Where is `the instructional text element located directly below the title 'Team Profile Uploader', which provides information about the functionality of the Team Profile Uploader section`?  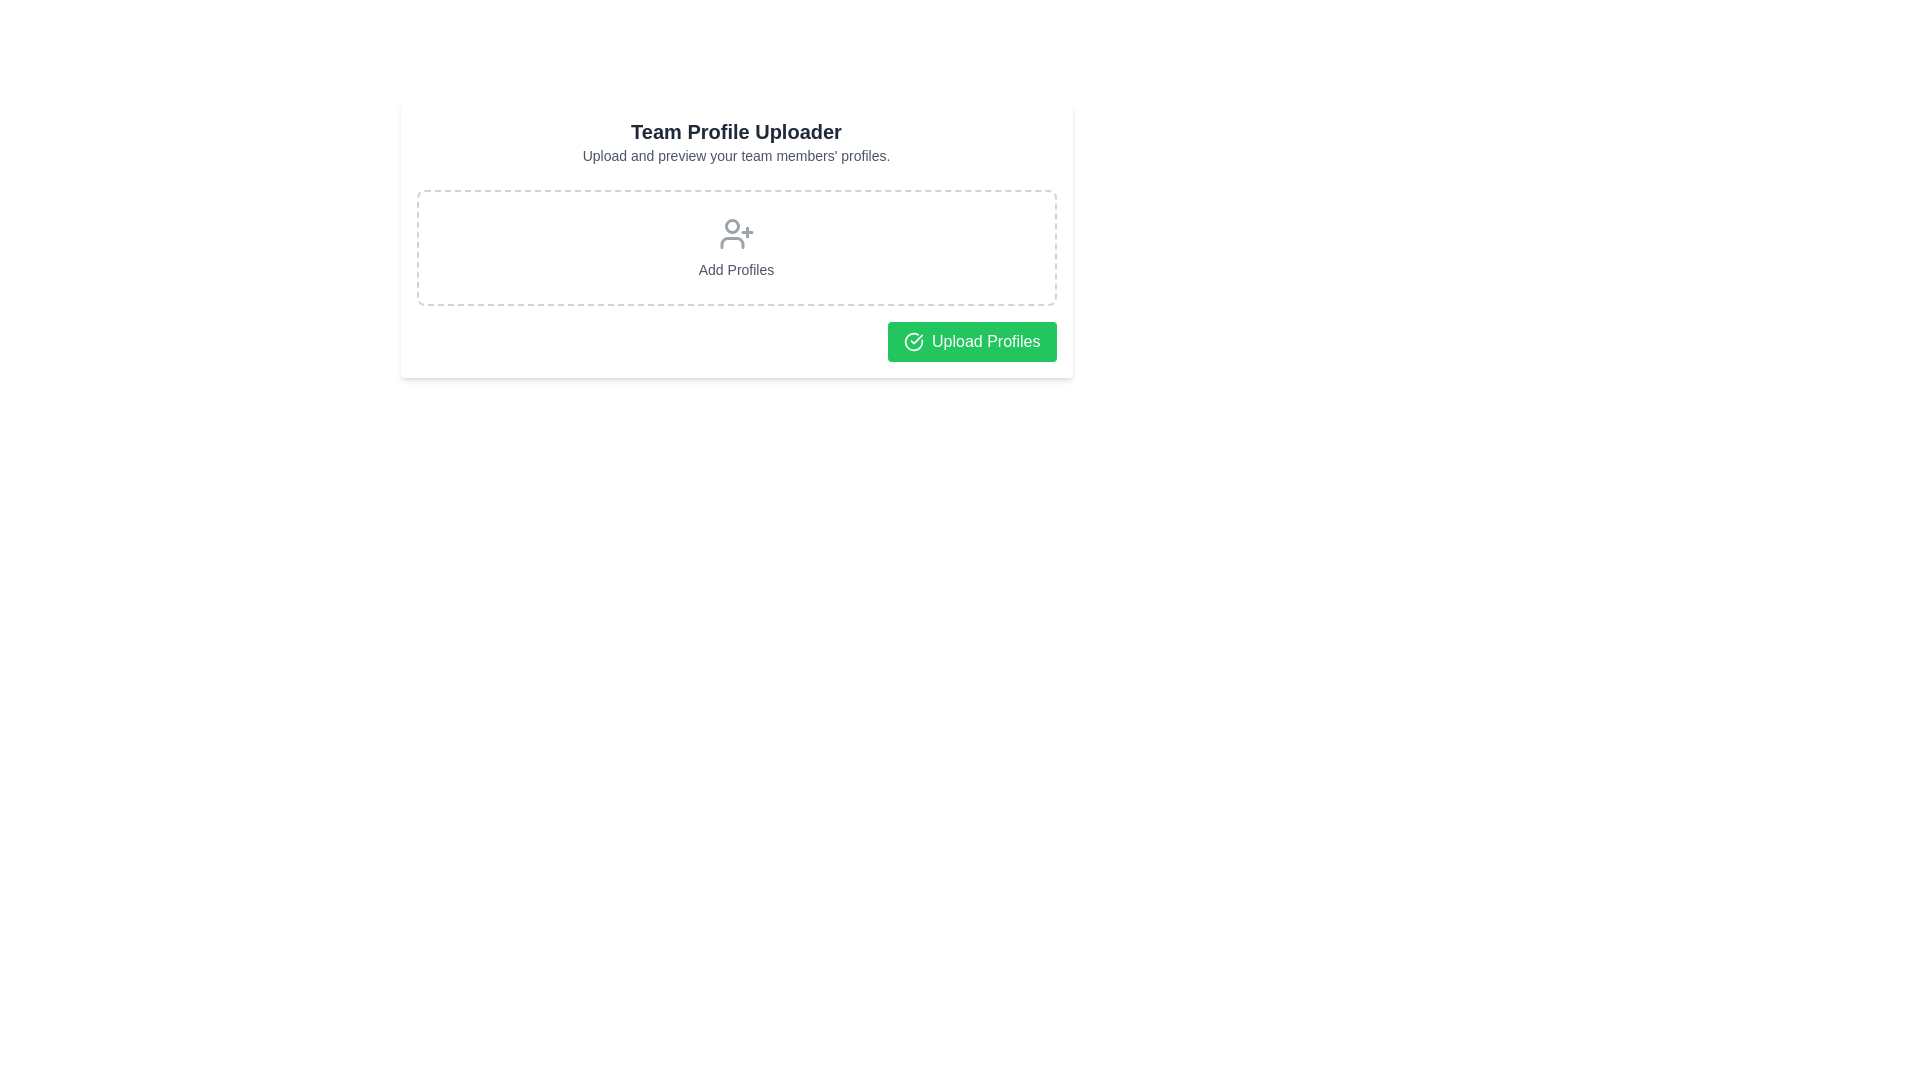
the instructional text element located directly below the title 'Team Profile Uploader', which provides information about the functionality of the Team Profile Uploader section is located at coordinates (735, 154).